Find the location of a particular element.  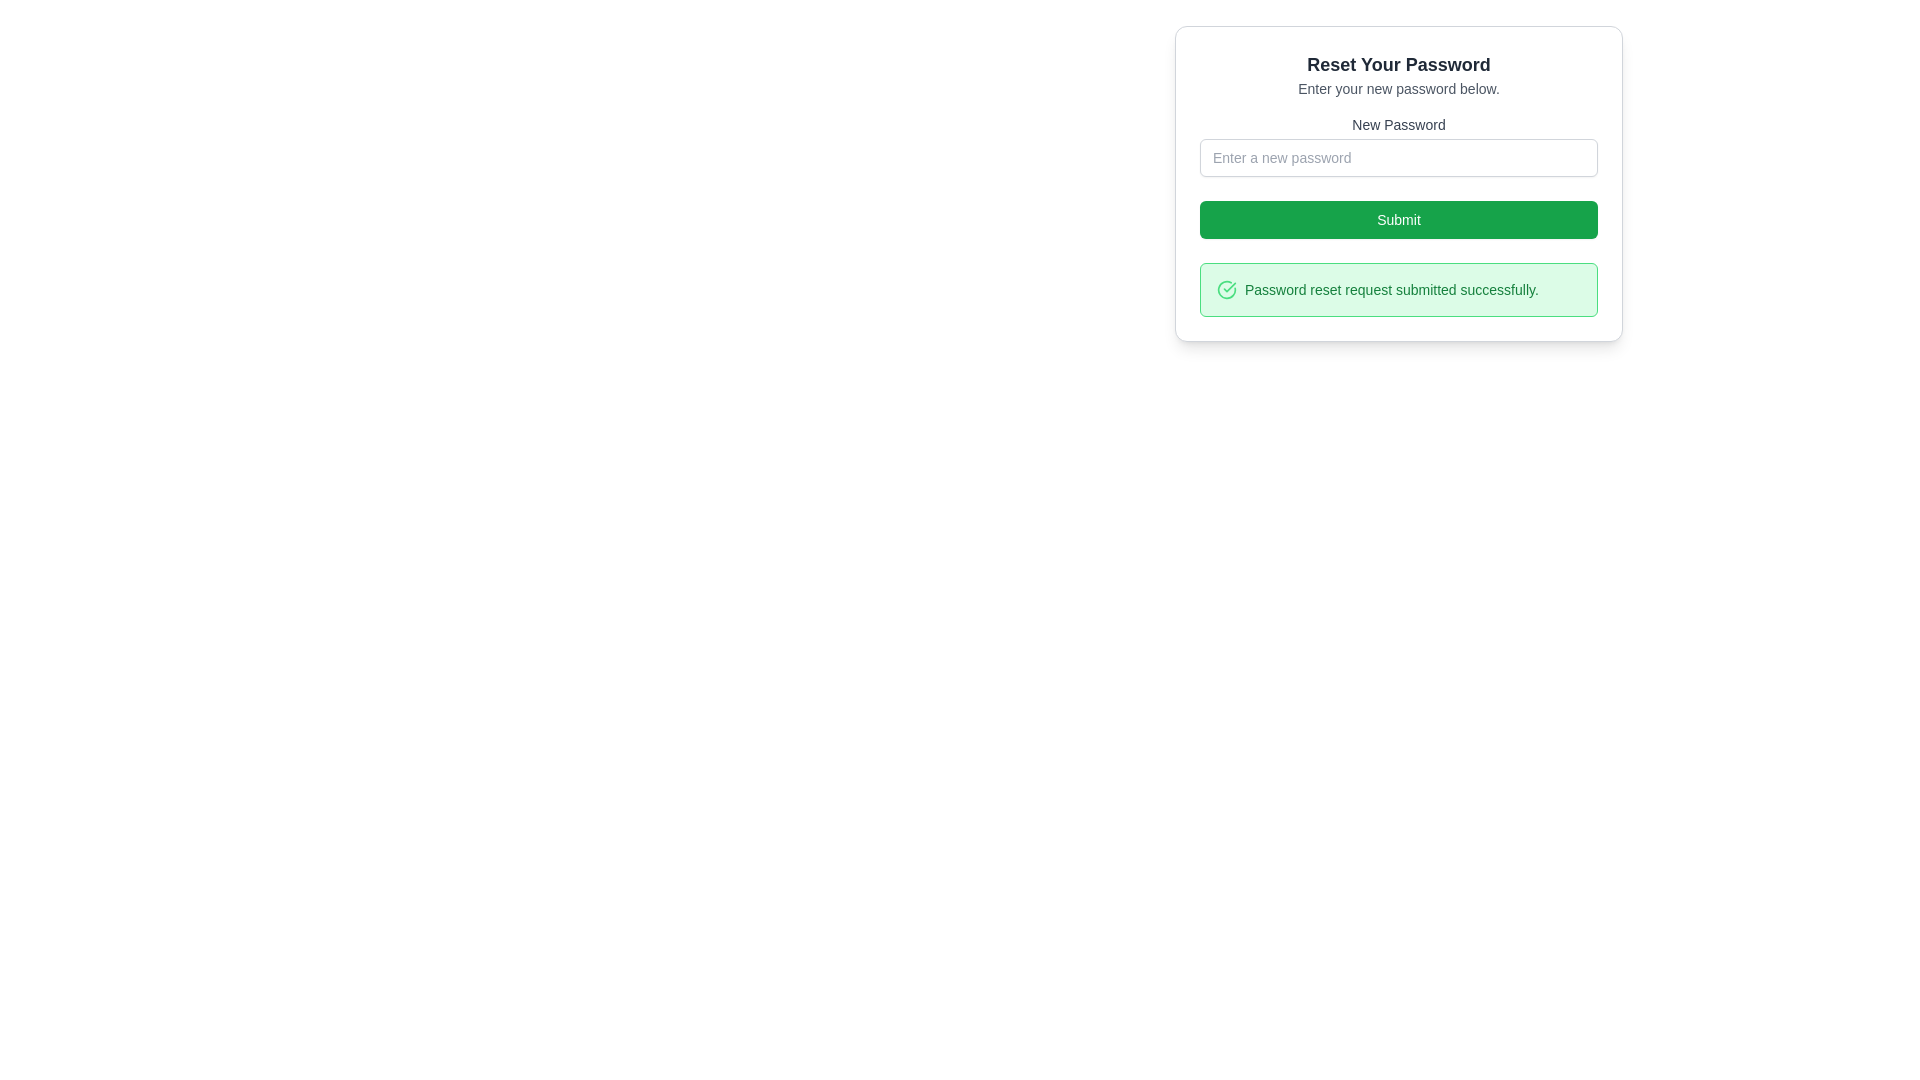

the green 'Submit' button with white bold text that is located below the password input field is located at coordinates (1397, 219).